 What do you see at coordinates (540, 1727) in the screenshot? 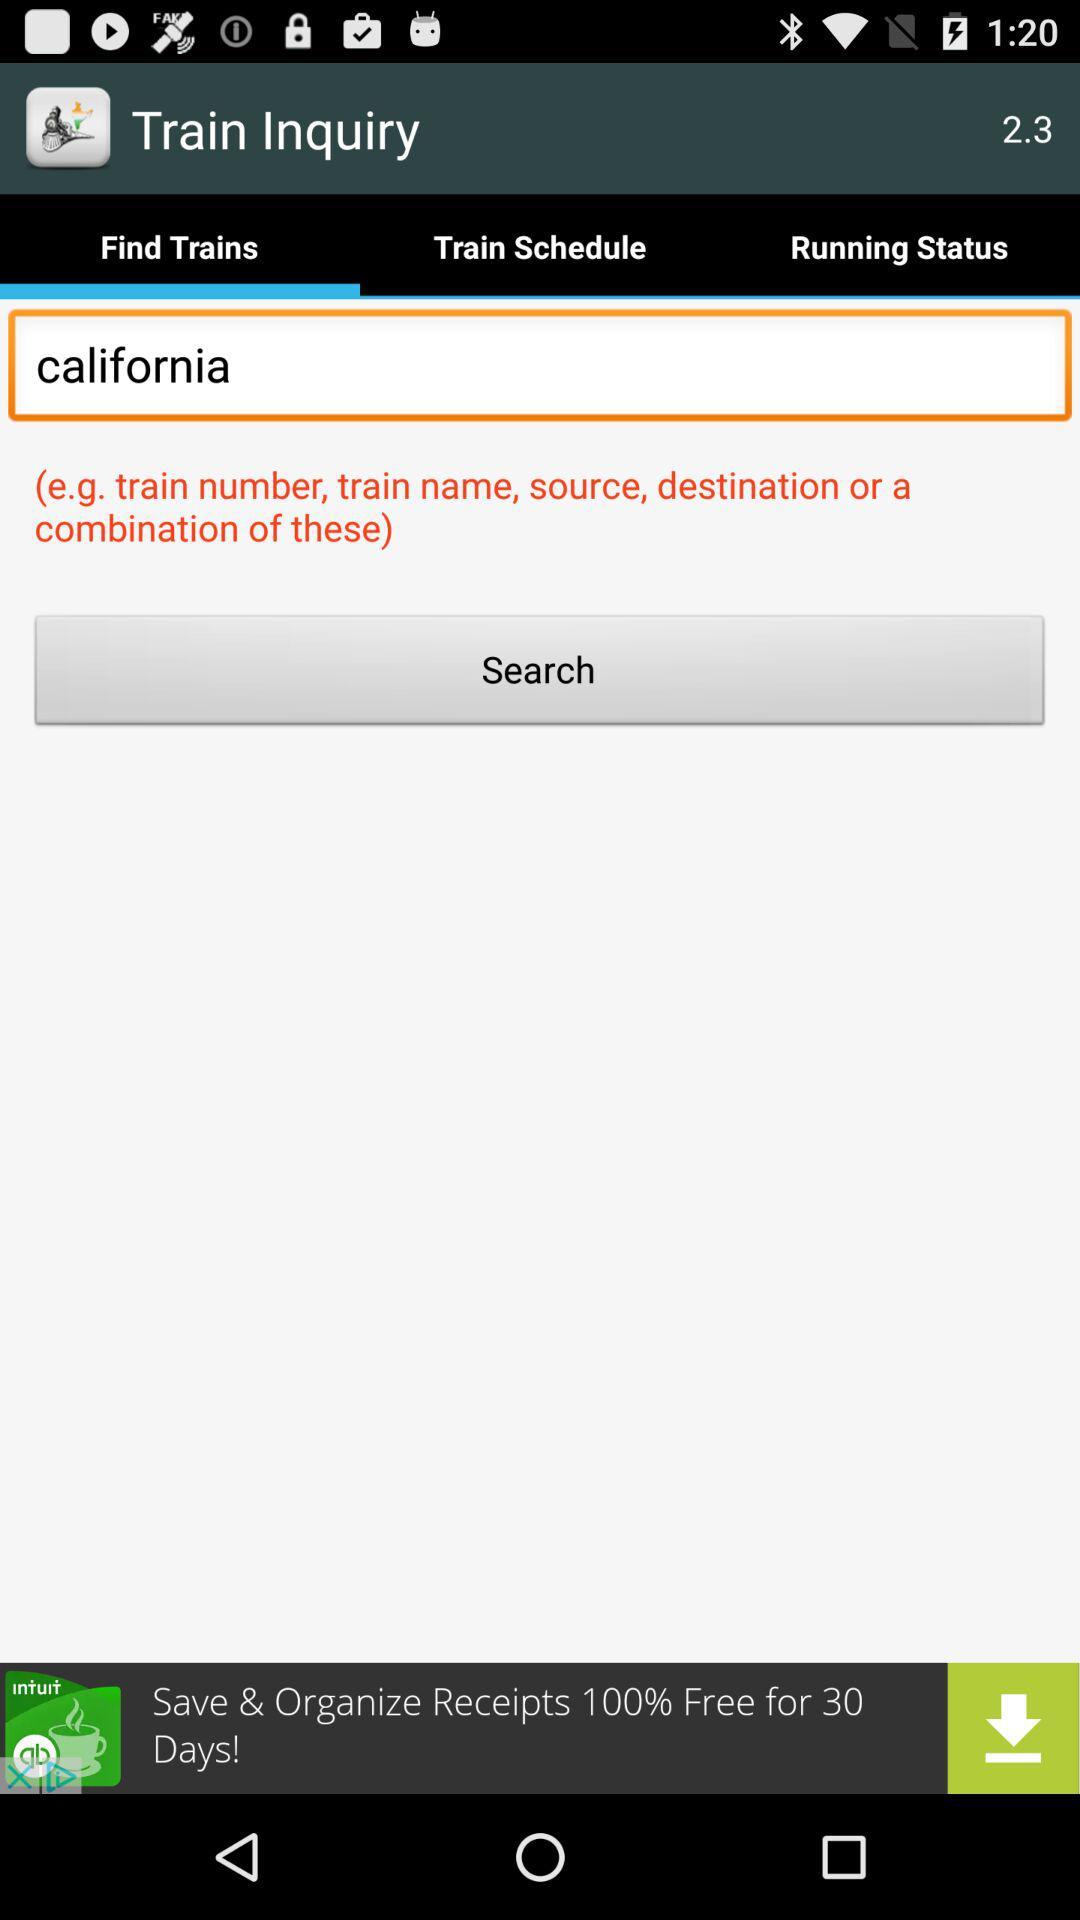
I see `see advertisement` at bounding box center [540, 1727].